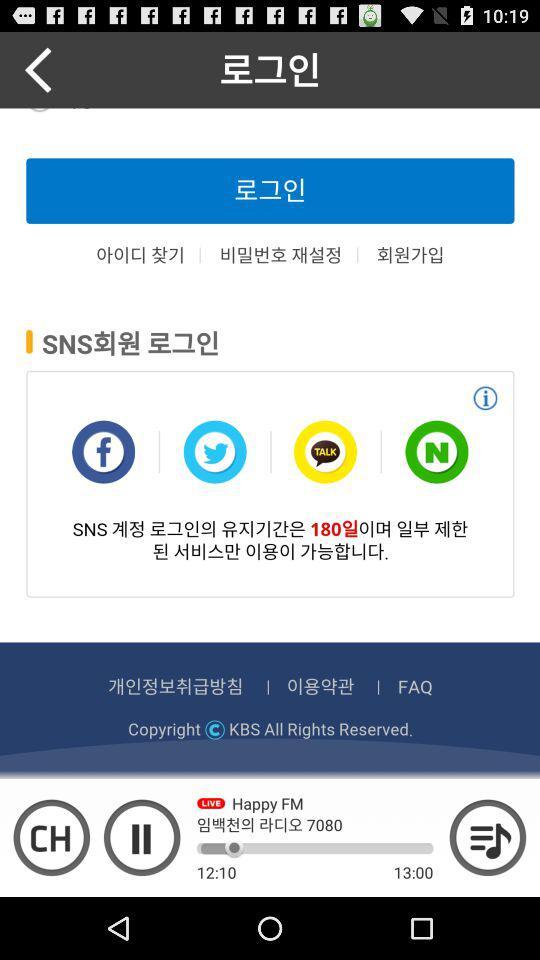 The height and width of the screenshot is (960, 540). Describe the element at coordinates (38, 74) in the screenshot. I see `the arrow_backward icon` at that location.